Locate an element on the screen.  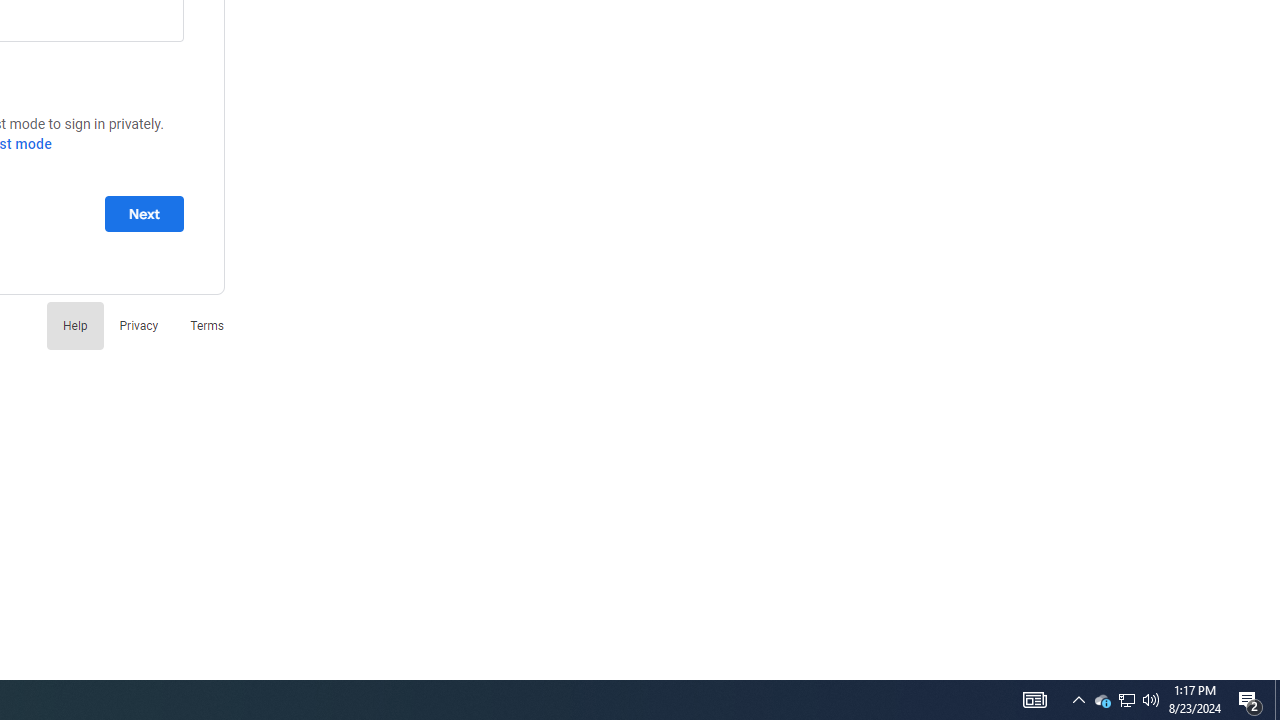
'Next' is located at coordinates (143, 213).